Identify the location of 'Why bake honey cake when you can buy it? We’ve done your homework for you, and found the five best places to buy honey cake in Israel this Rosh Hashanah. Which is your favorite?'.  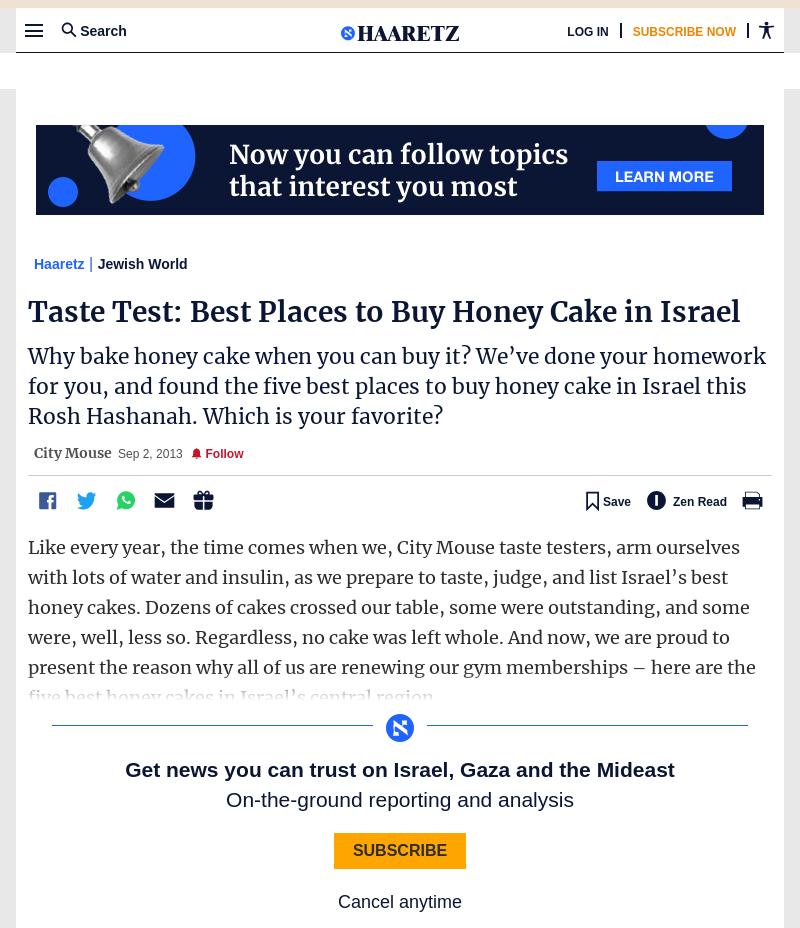
(396, 386).